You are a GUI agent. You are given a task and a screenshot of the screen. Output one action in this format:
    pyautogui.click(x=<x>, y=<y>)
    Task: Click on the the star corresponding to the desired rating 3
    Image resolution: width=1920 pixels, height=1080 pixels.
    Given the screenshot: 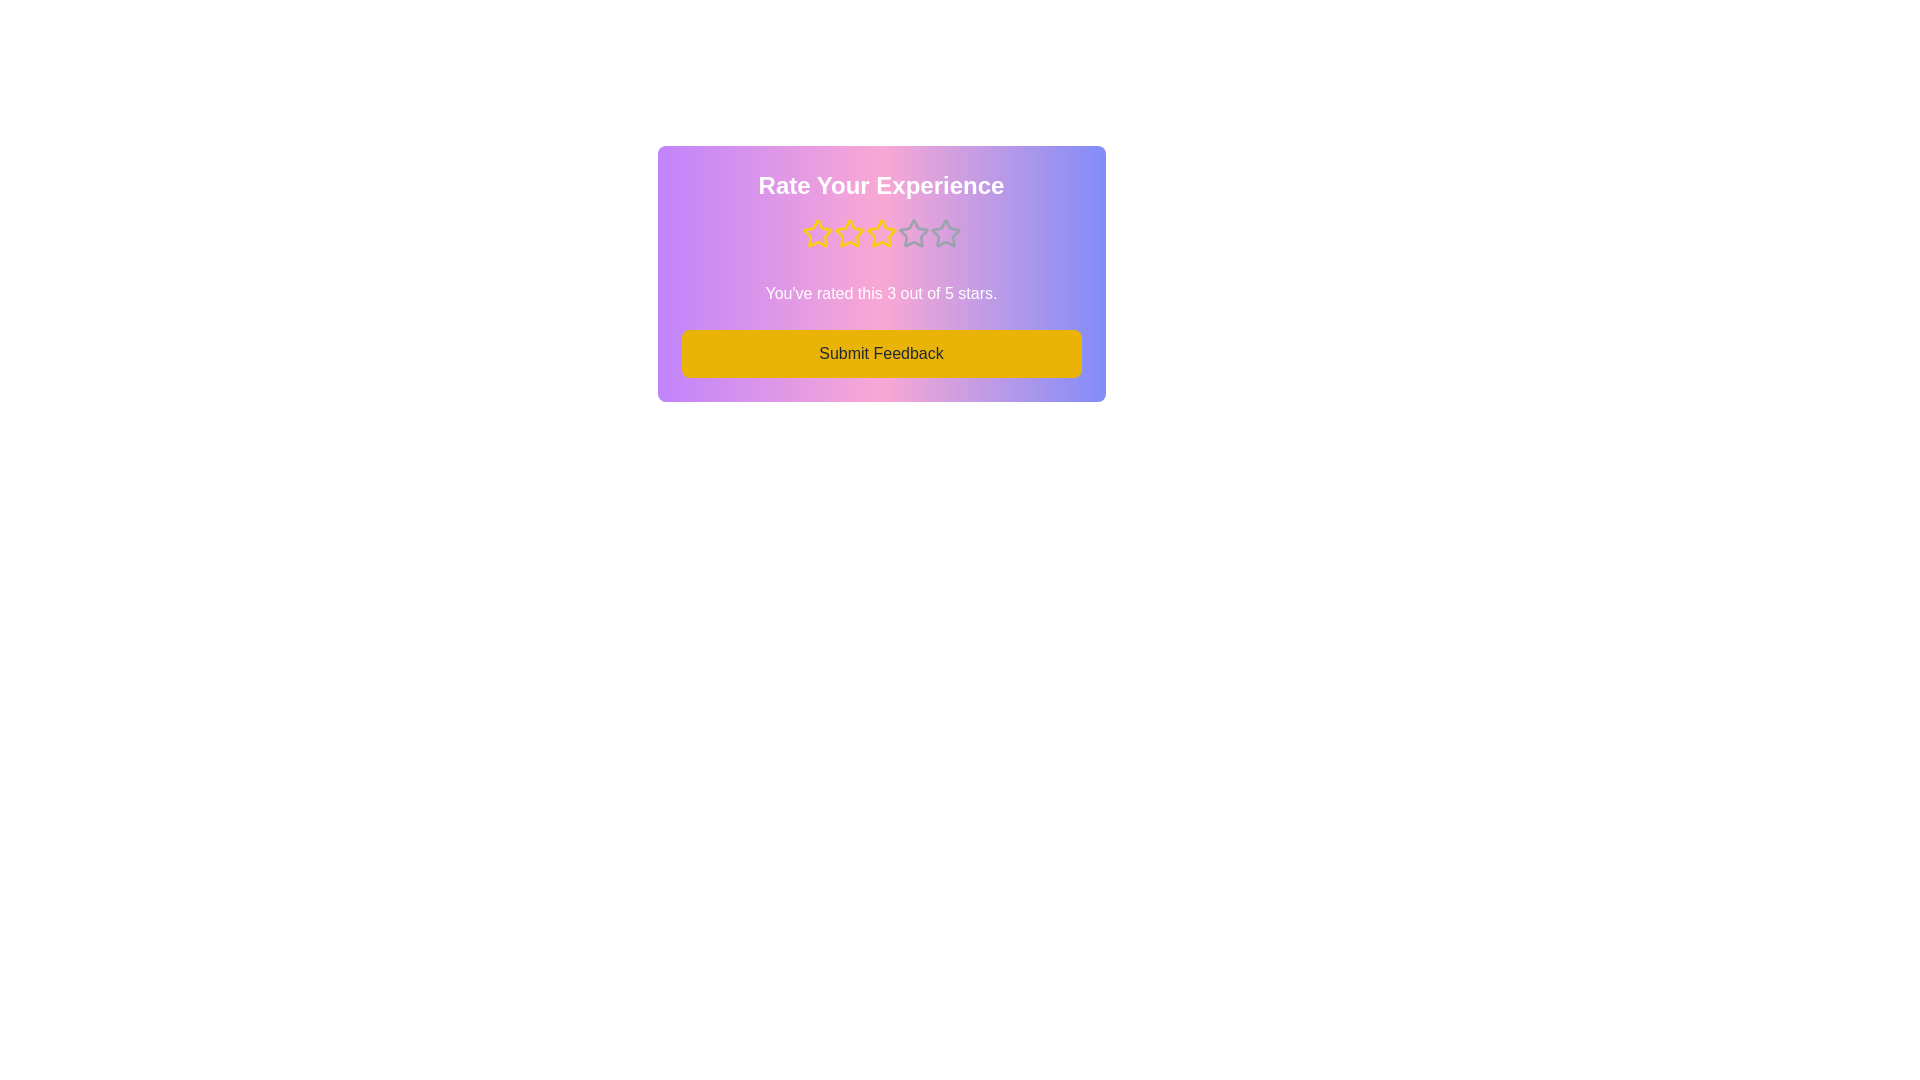 What is the action you would take?
    pyautogui.click(x=880, y=233)
    